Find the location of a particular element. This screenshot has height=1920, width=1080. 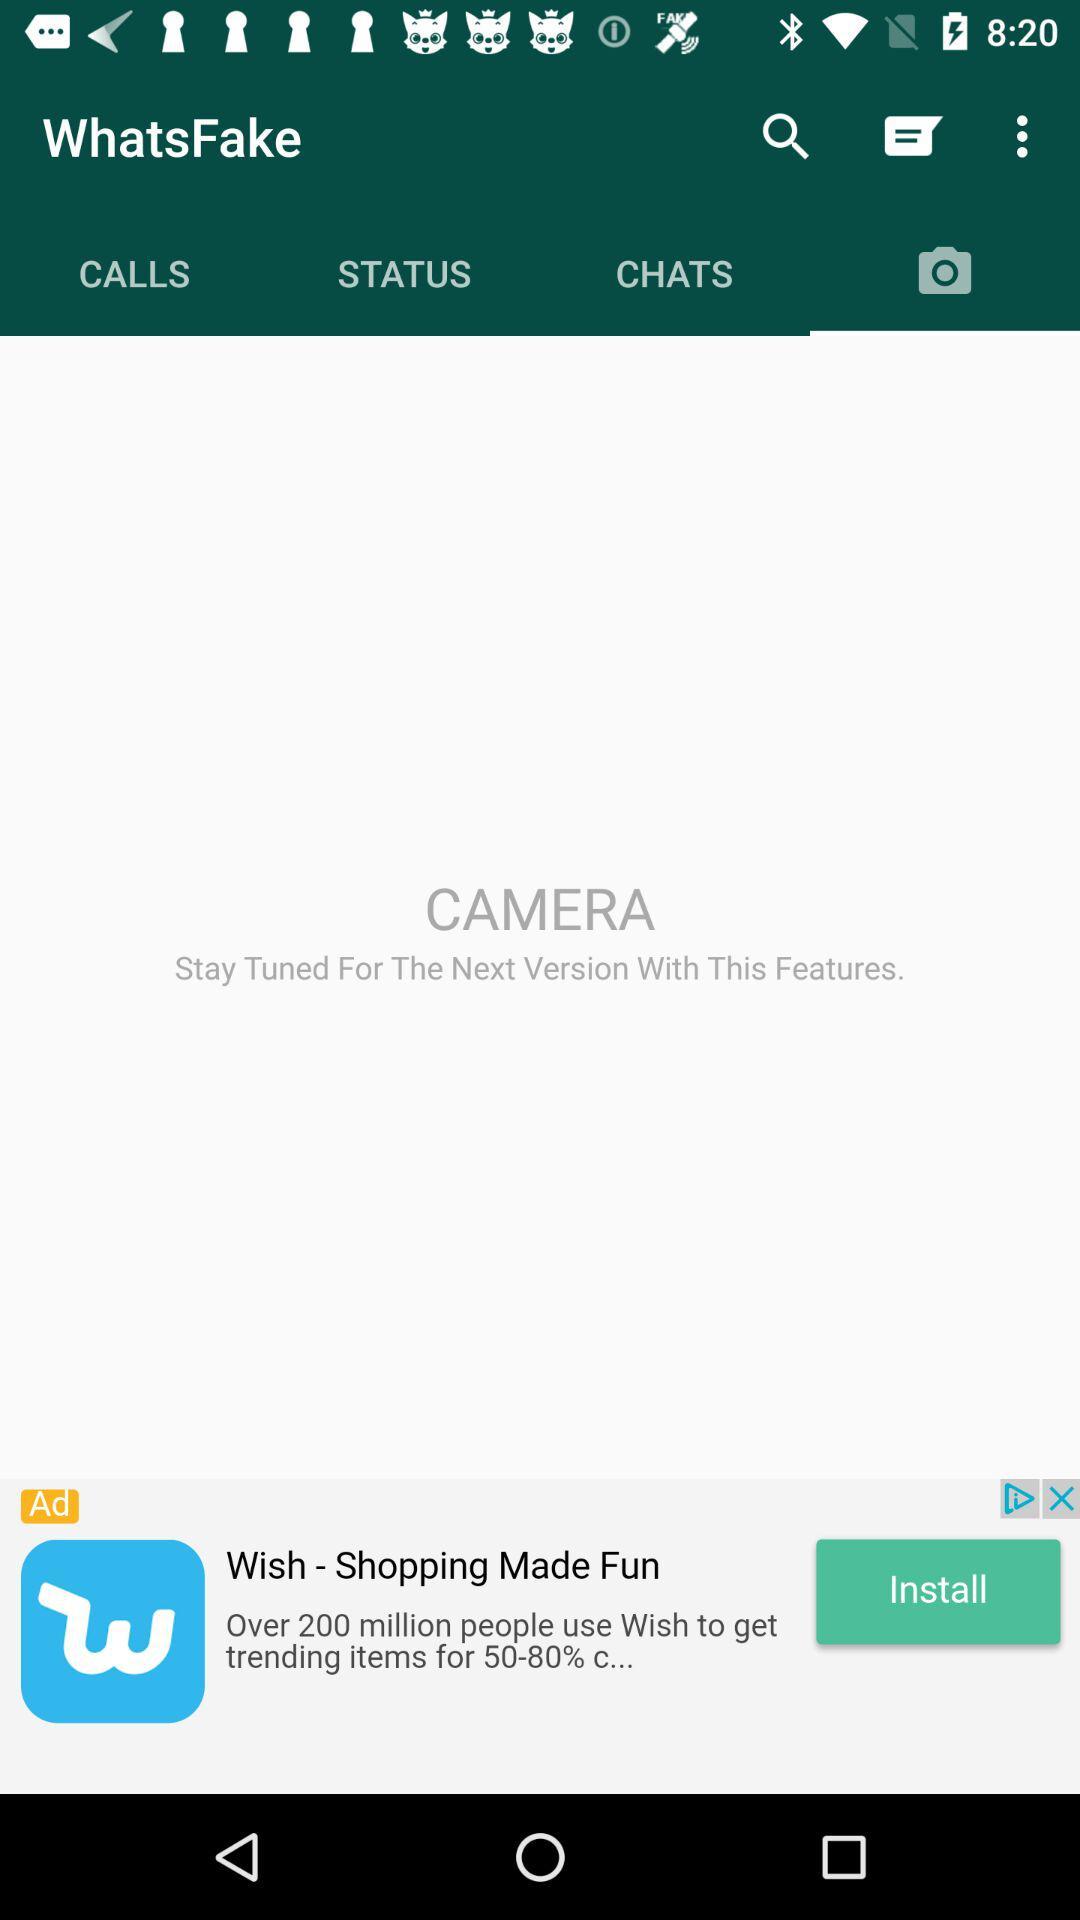

the message icon next to search icon is located at coordinates (911, 136).